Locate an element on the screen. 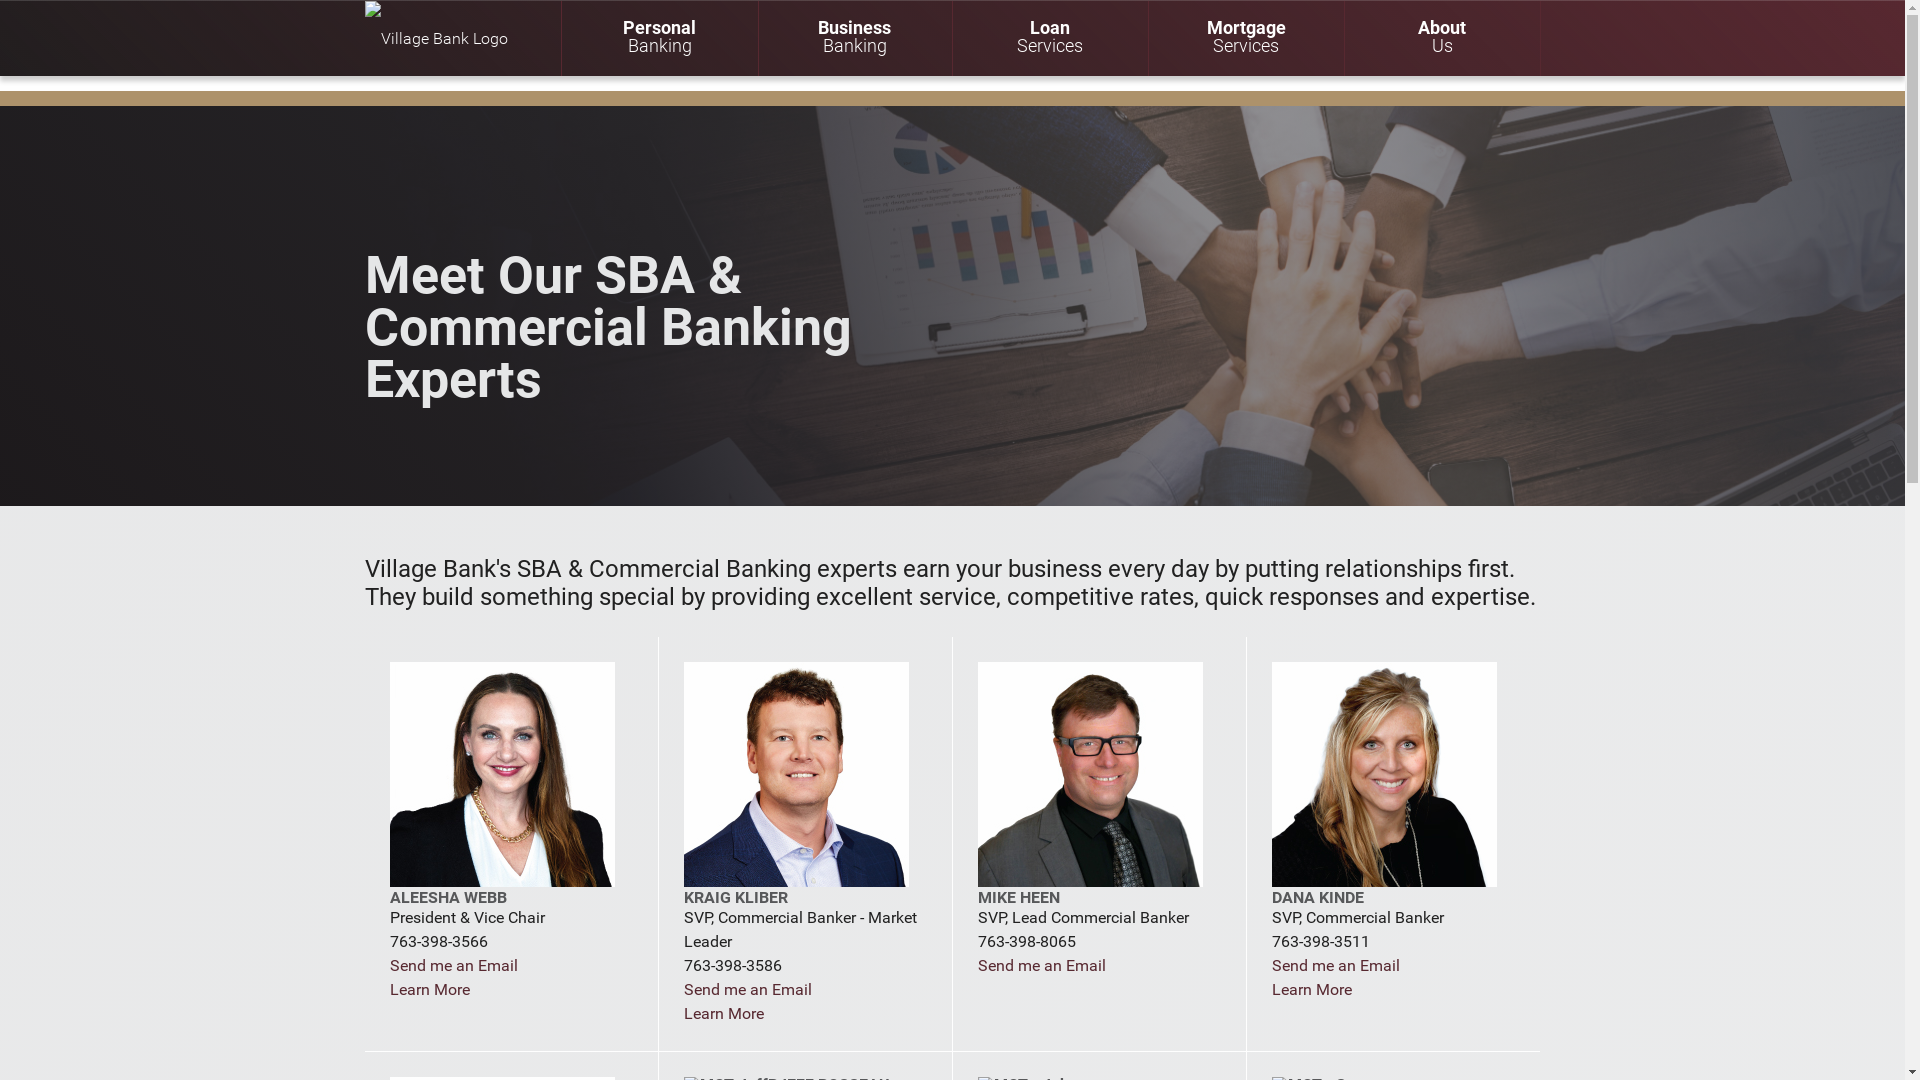  'Learn More' is located at coordinates (723, 1013).